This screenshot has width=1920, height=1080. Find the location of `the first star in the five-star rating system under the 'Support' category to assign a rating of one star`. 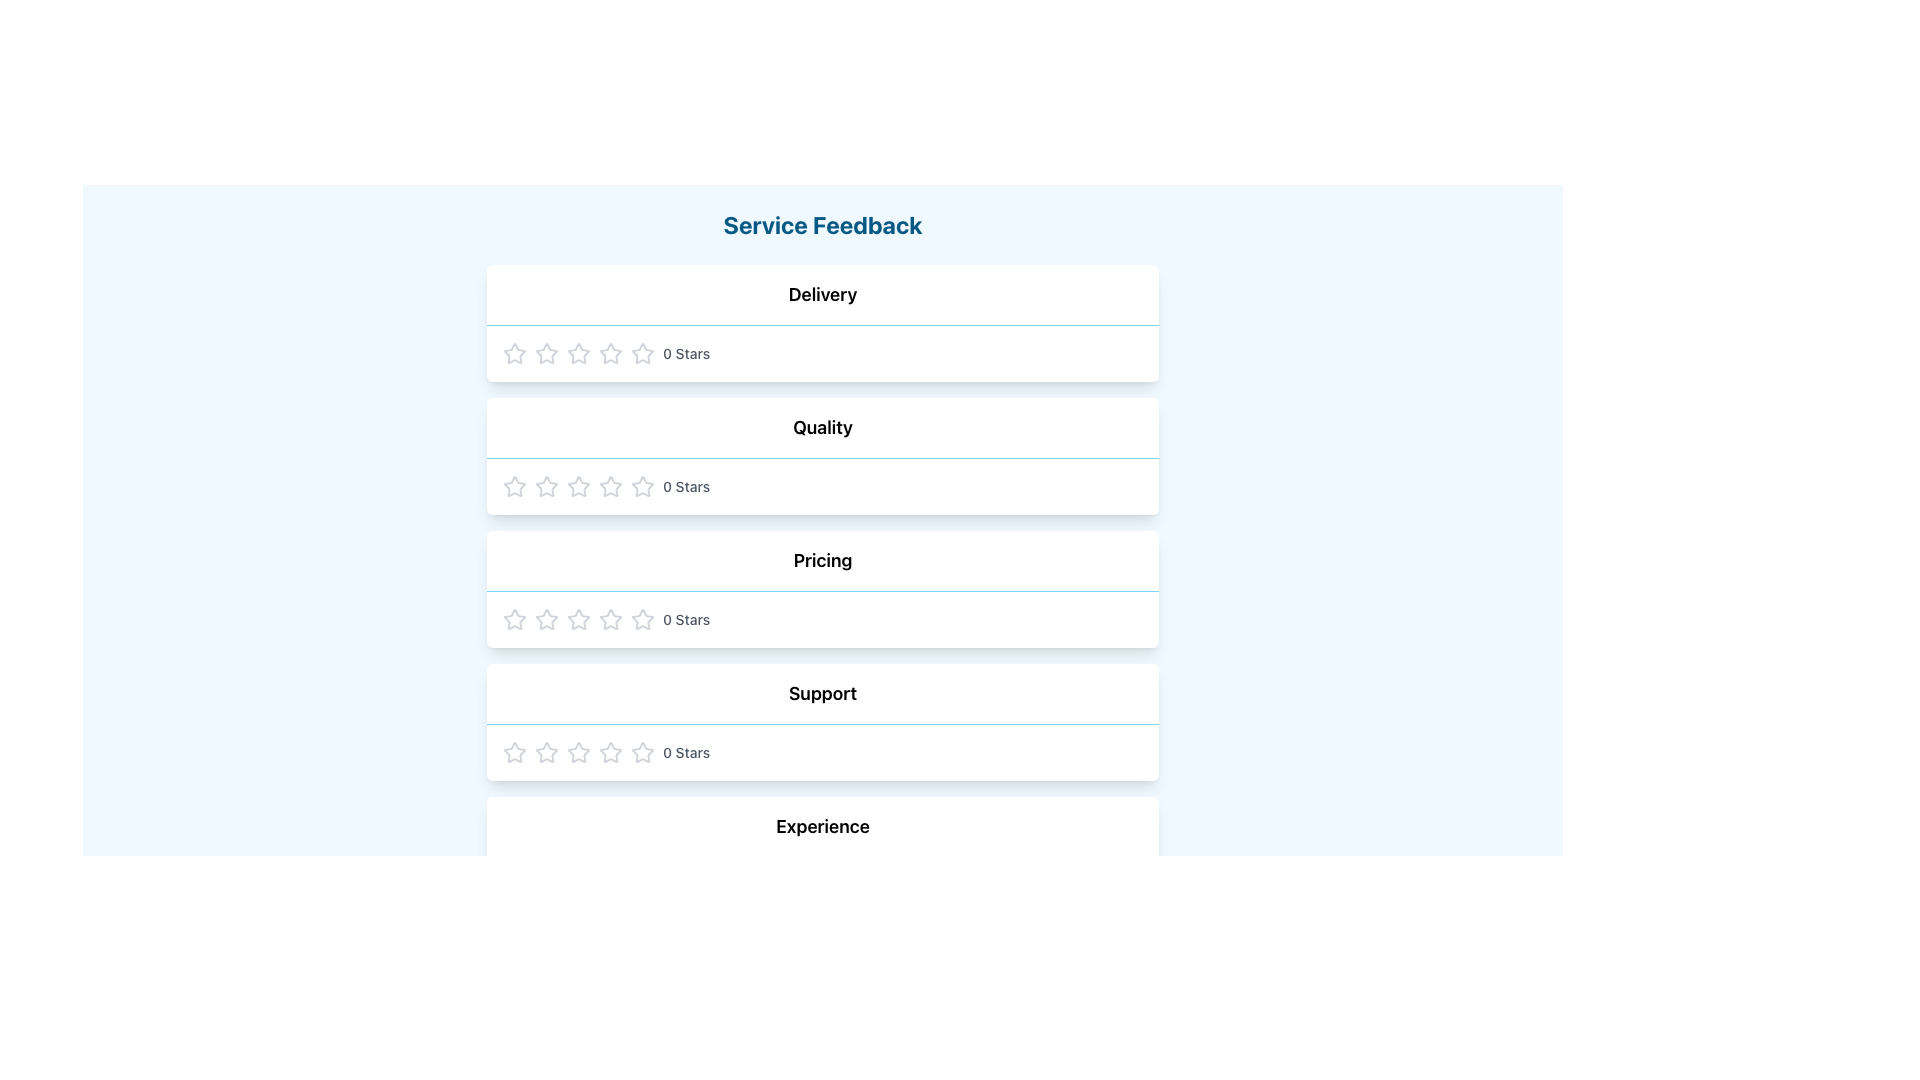

the first star in the five-star rating system under the 'Support' category to assign a rating of one star is located at coordinates (547, 752).